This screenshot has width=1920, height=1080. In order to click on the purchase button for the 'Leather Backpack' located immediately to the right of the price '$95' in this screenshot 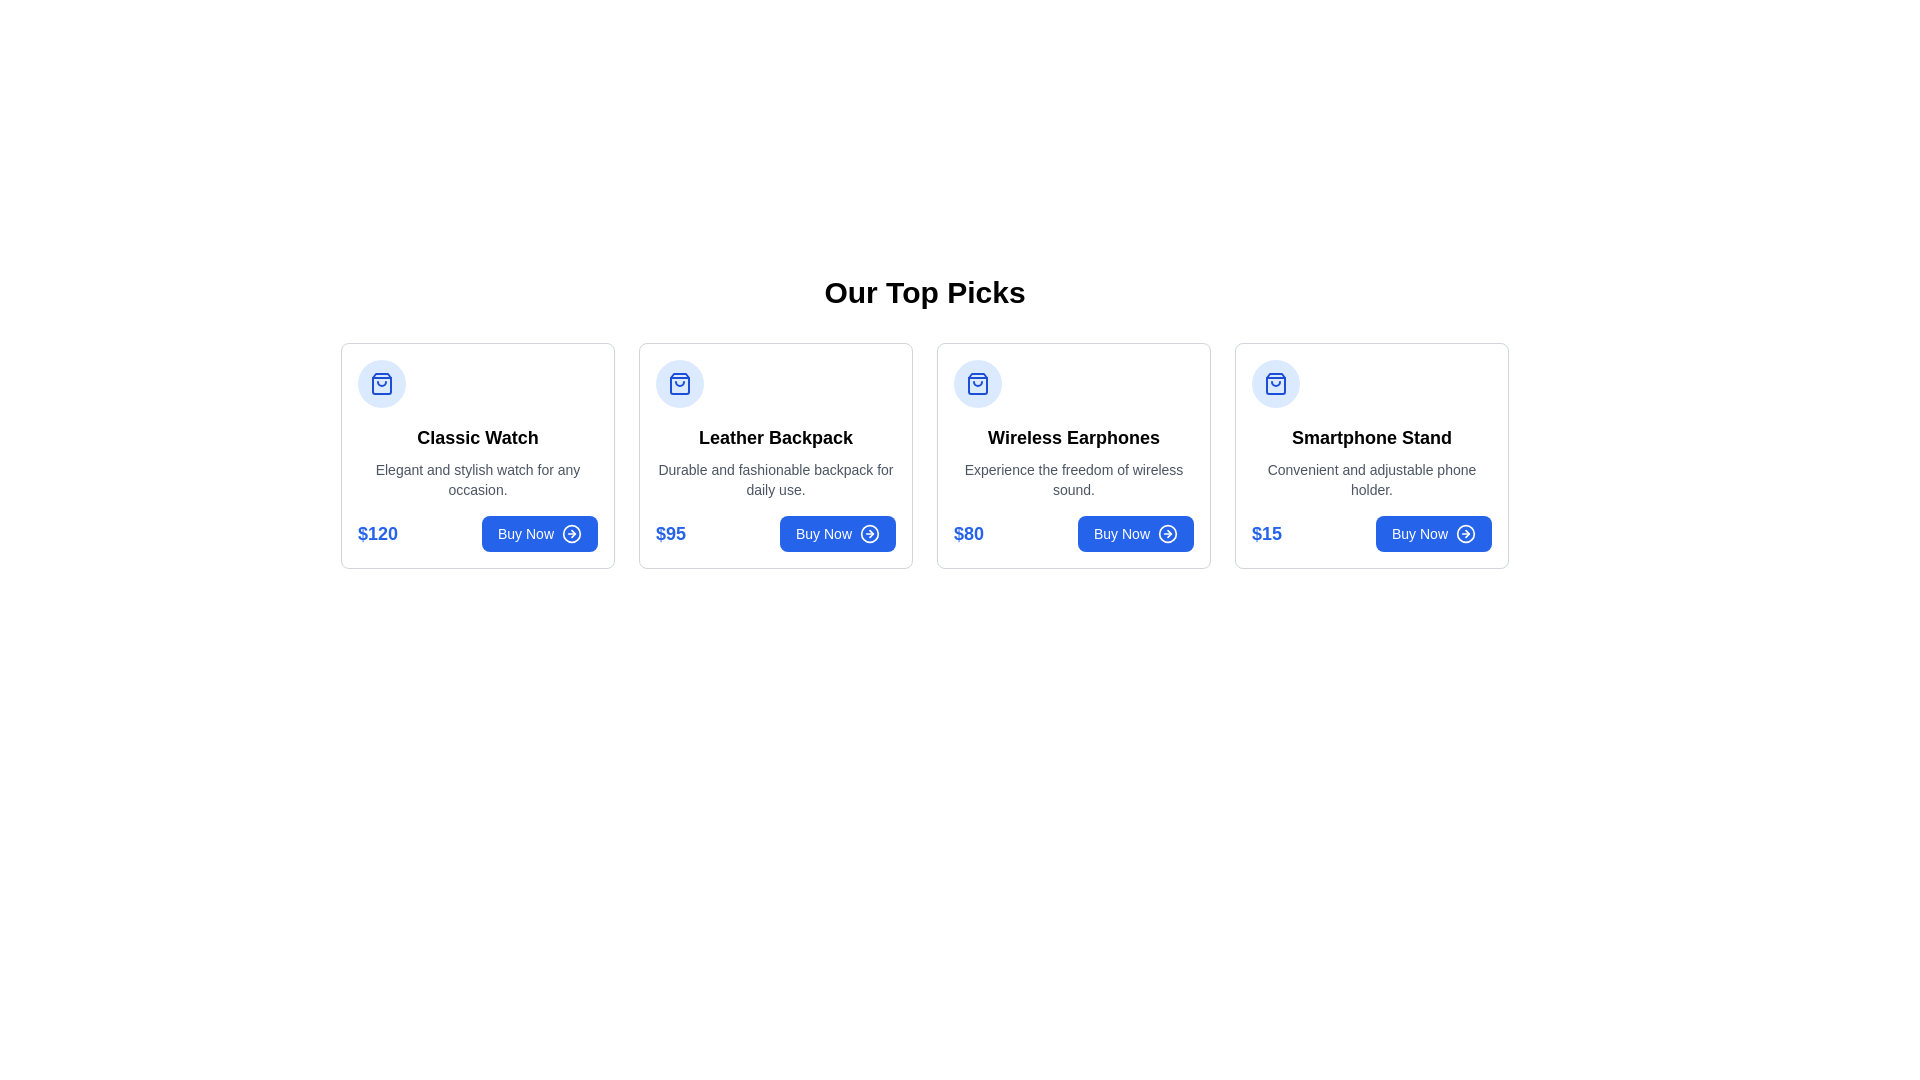, I will do `click(837, 532)`.